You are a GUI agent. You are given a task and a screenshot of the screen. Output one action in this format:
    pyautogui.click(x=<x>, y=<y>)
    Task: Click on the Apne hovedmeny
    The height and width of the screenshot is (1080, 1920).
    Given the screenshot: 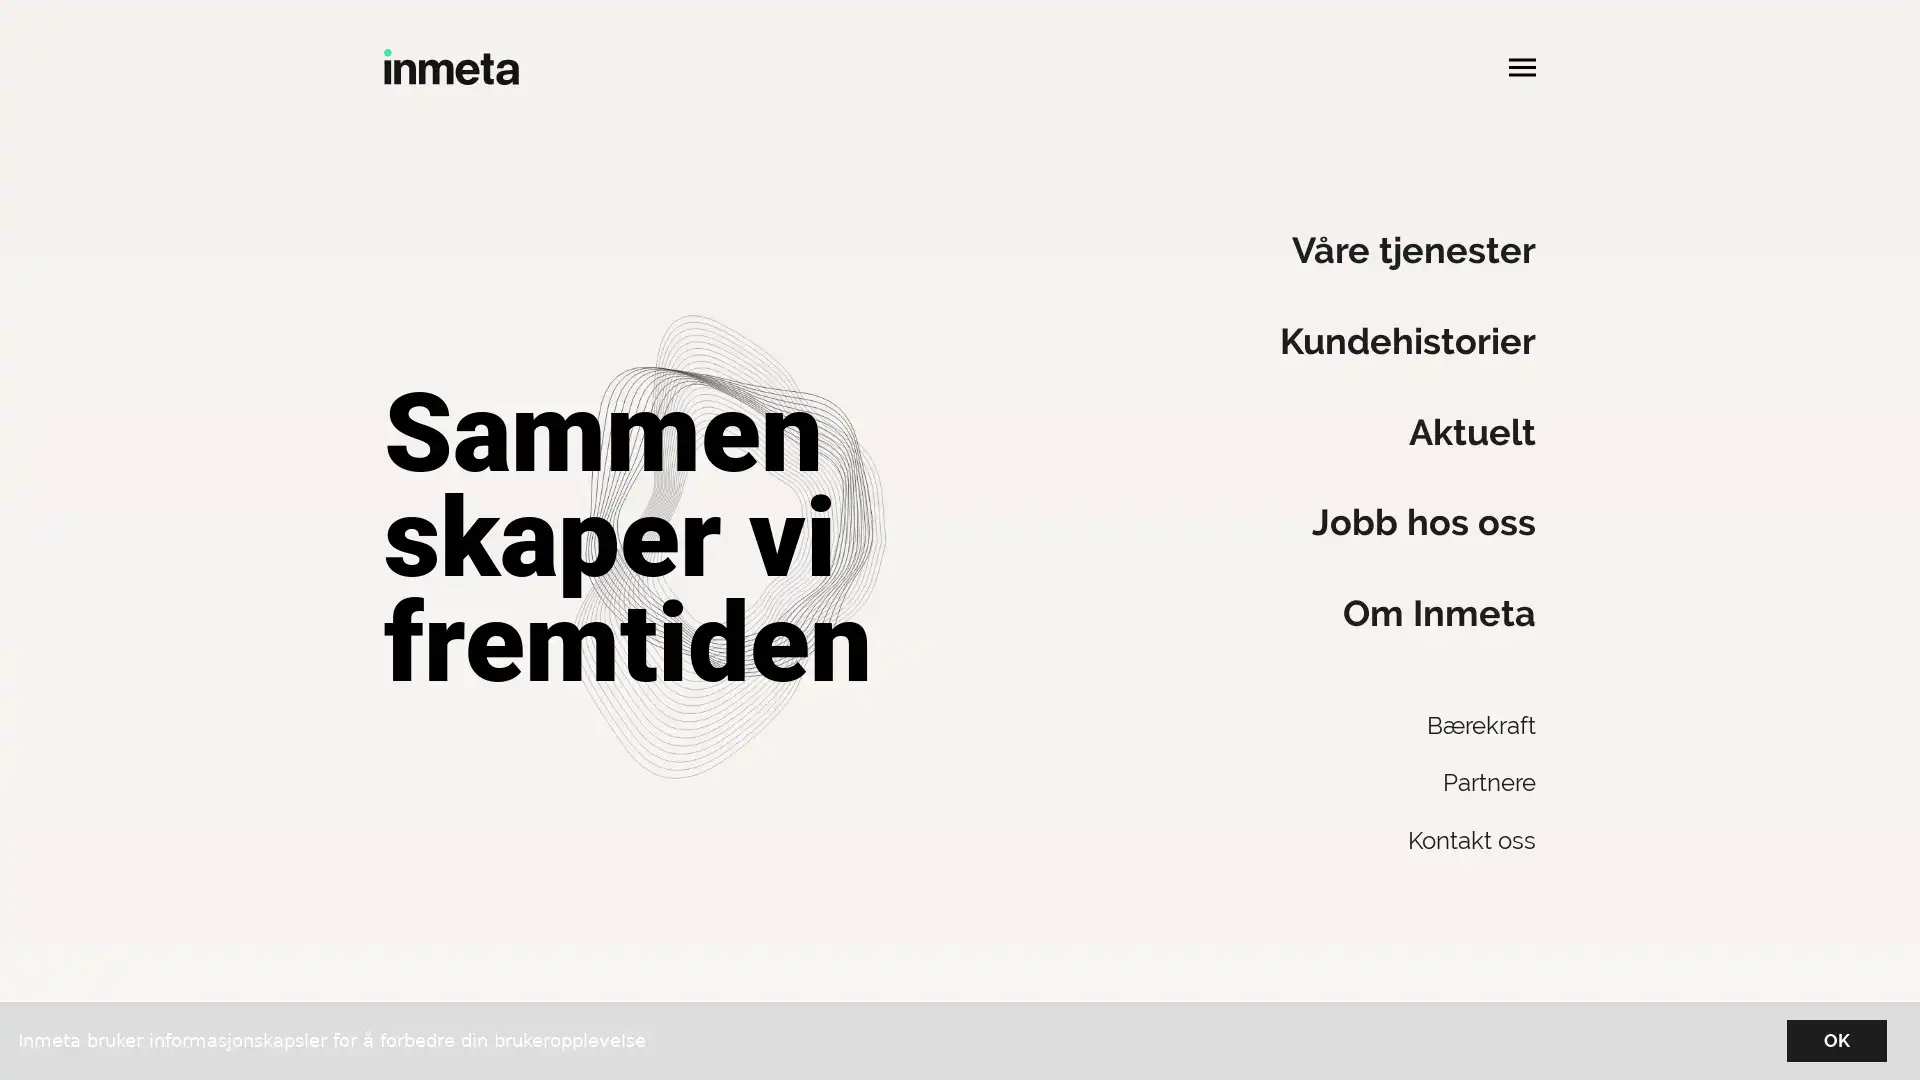 What is the action you would take?
    pyautogui.click(x=1521, y=72)
    